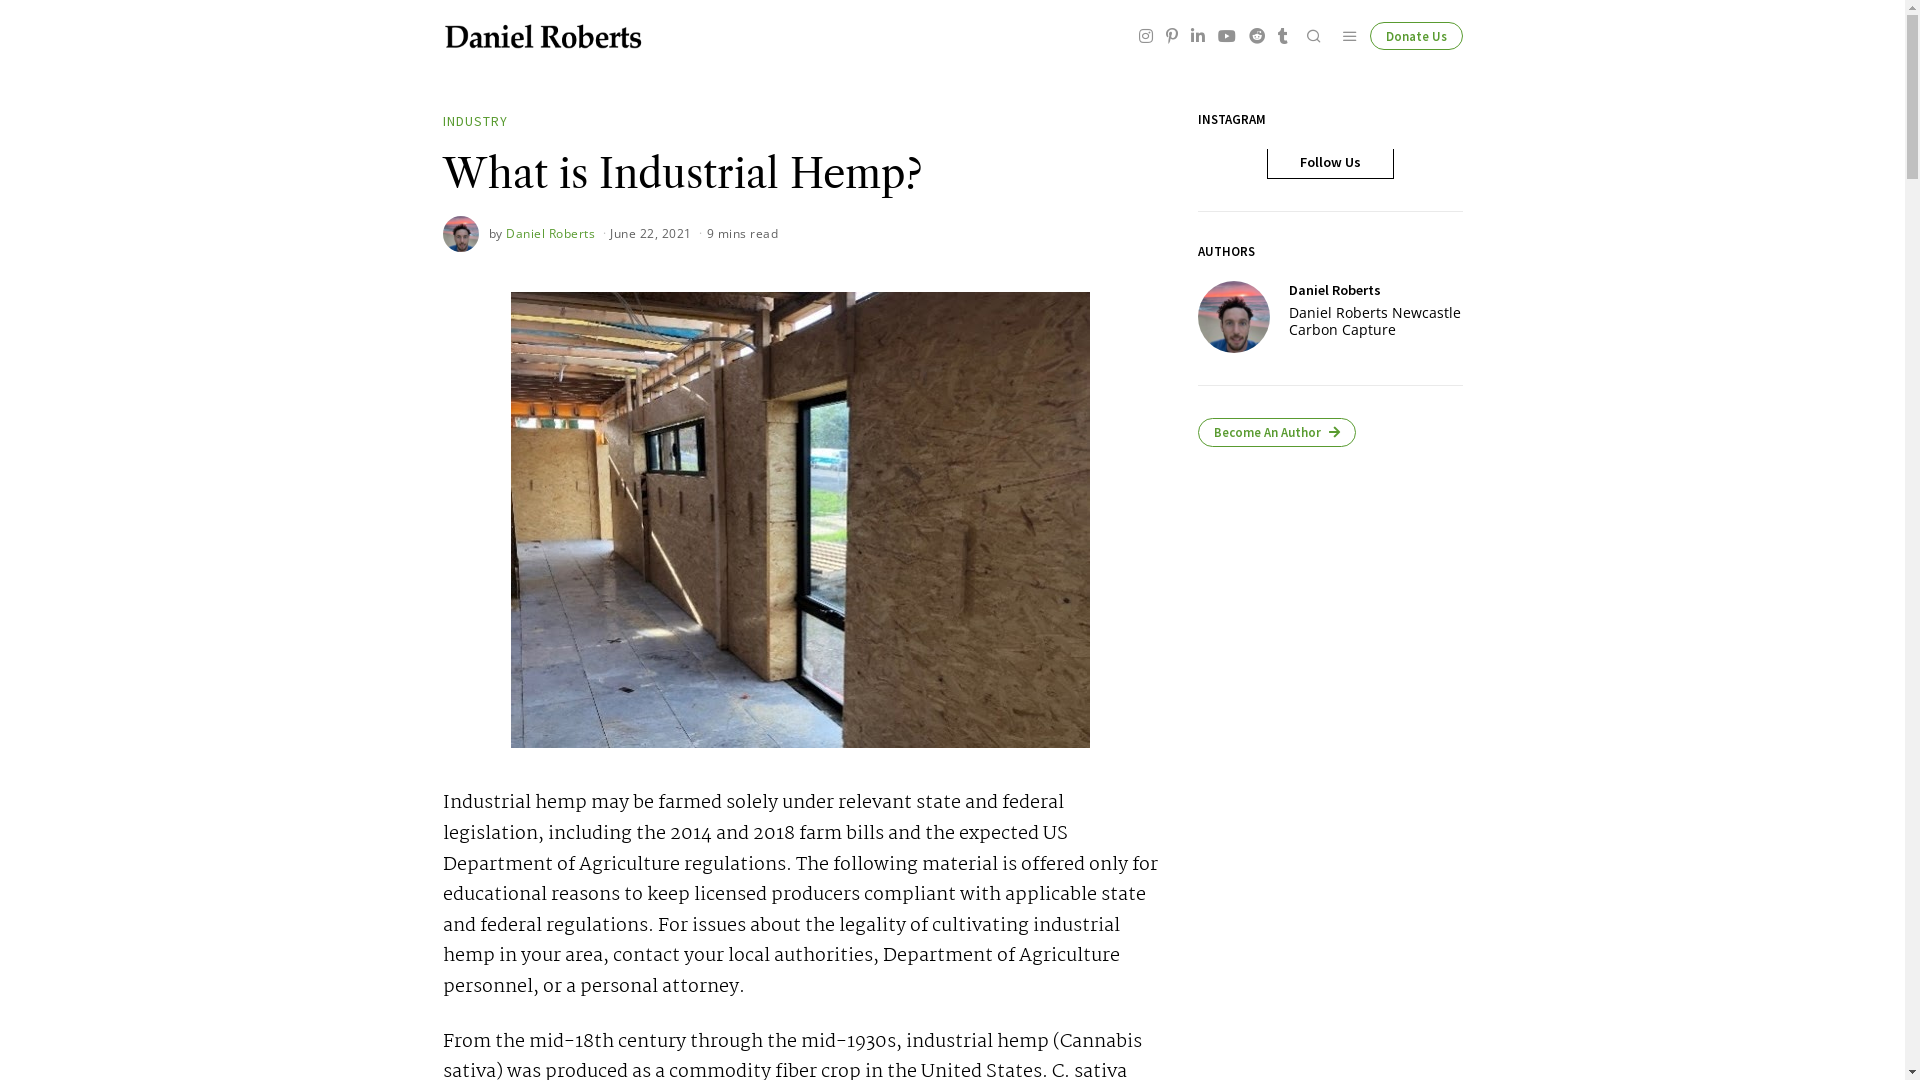  What do you see at coordinates (1256, 35) in the screenshot?
I see `'Reddit'` at bounding box center [1256, 35].